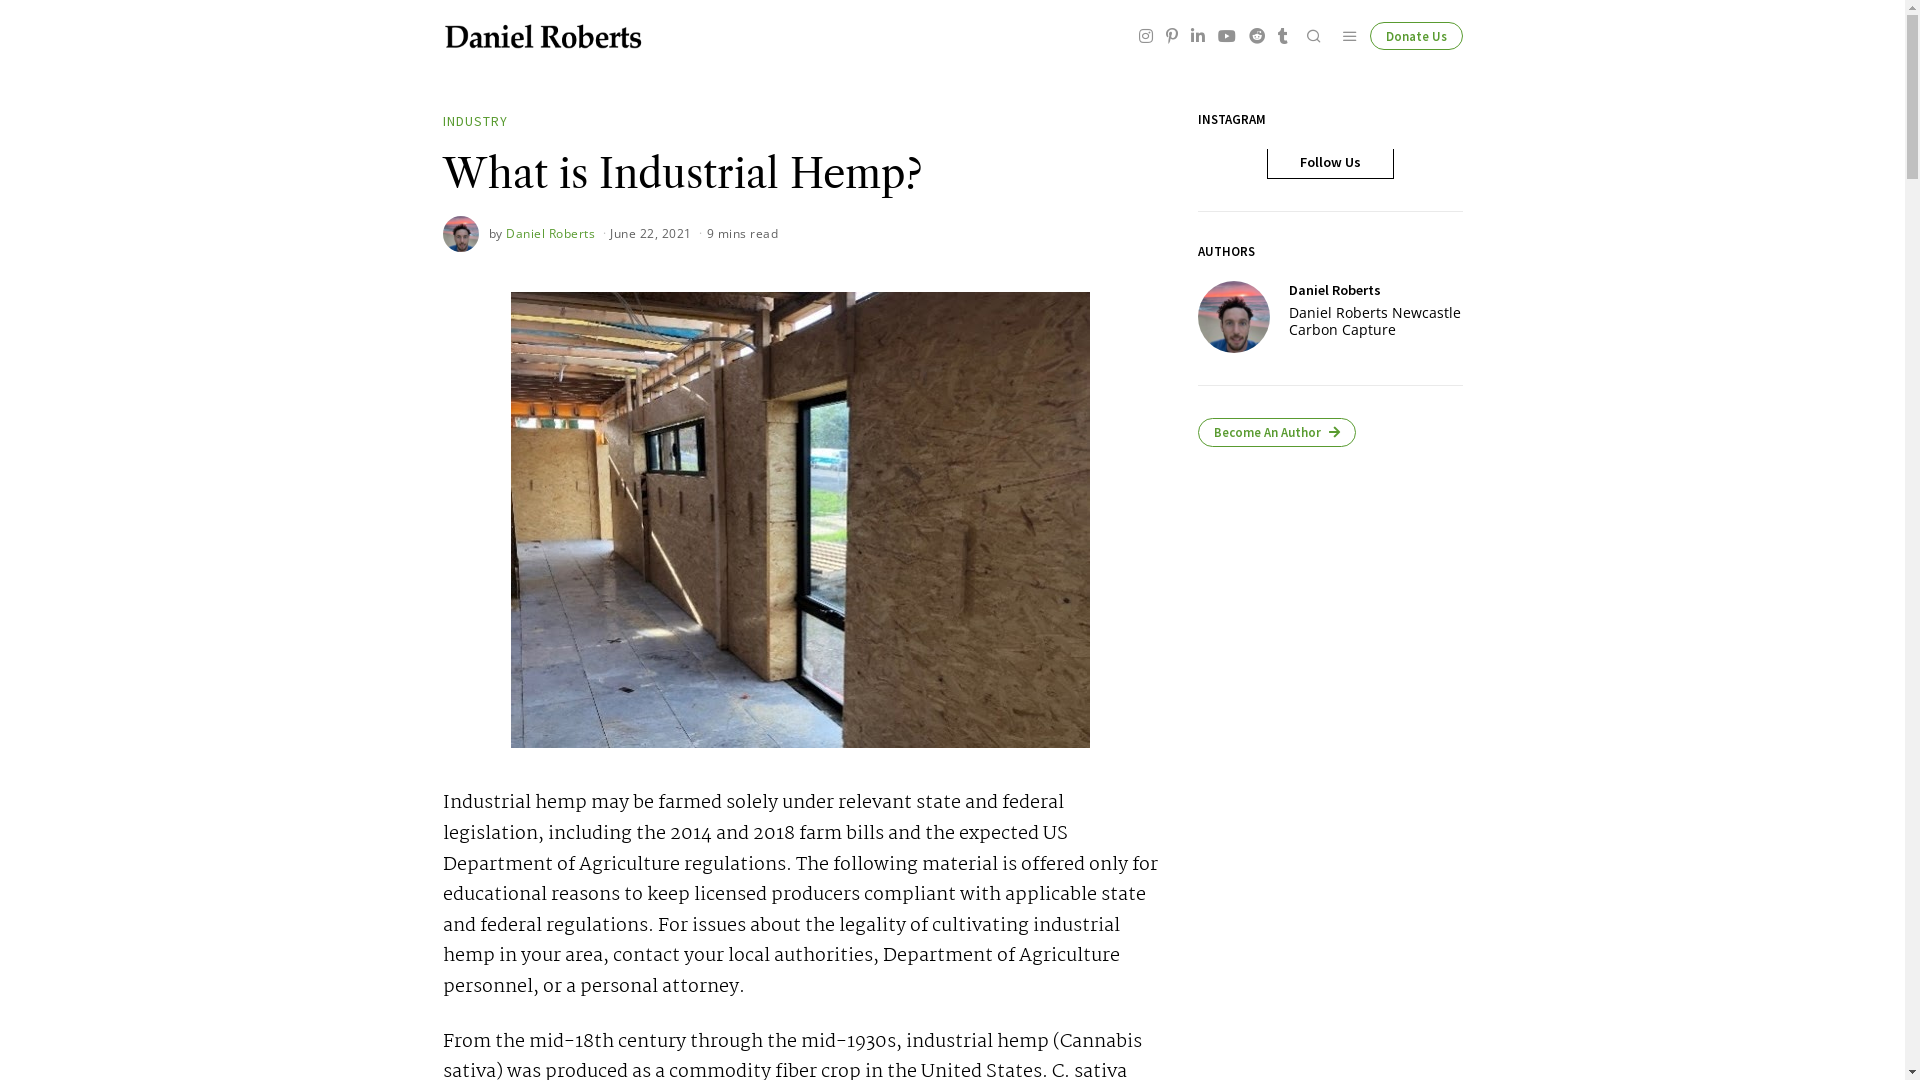  What do you see at coordinates (1256, 35) in the screenshot?
I see `'Reddit'` at bounding box center [1256, 35].